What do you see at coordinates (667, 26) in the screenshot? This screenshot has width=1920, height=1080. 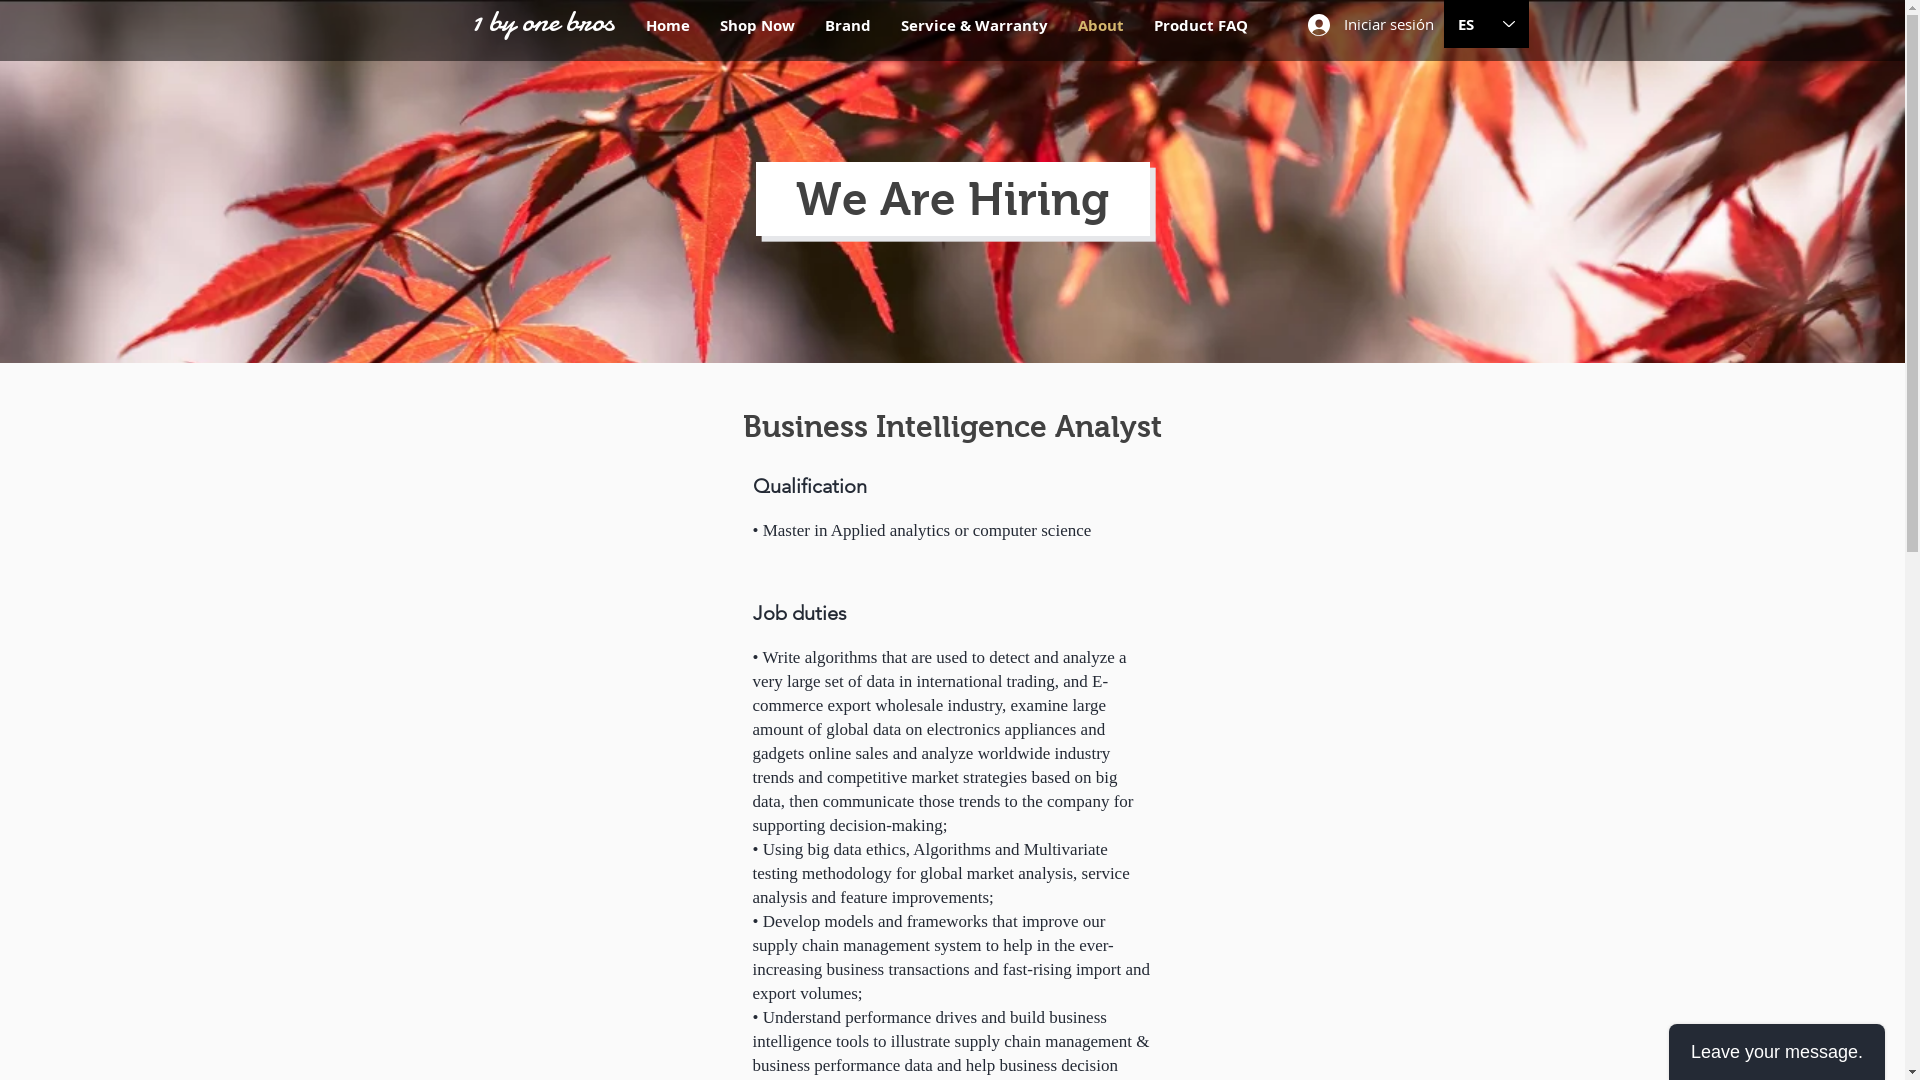 I see `'Home'` at bounding box center [667, 26].